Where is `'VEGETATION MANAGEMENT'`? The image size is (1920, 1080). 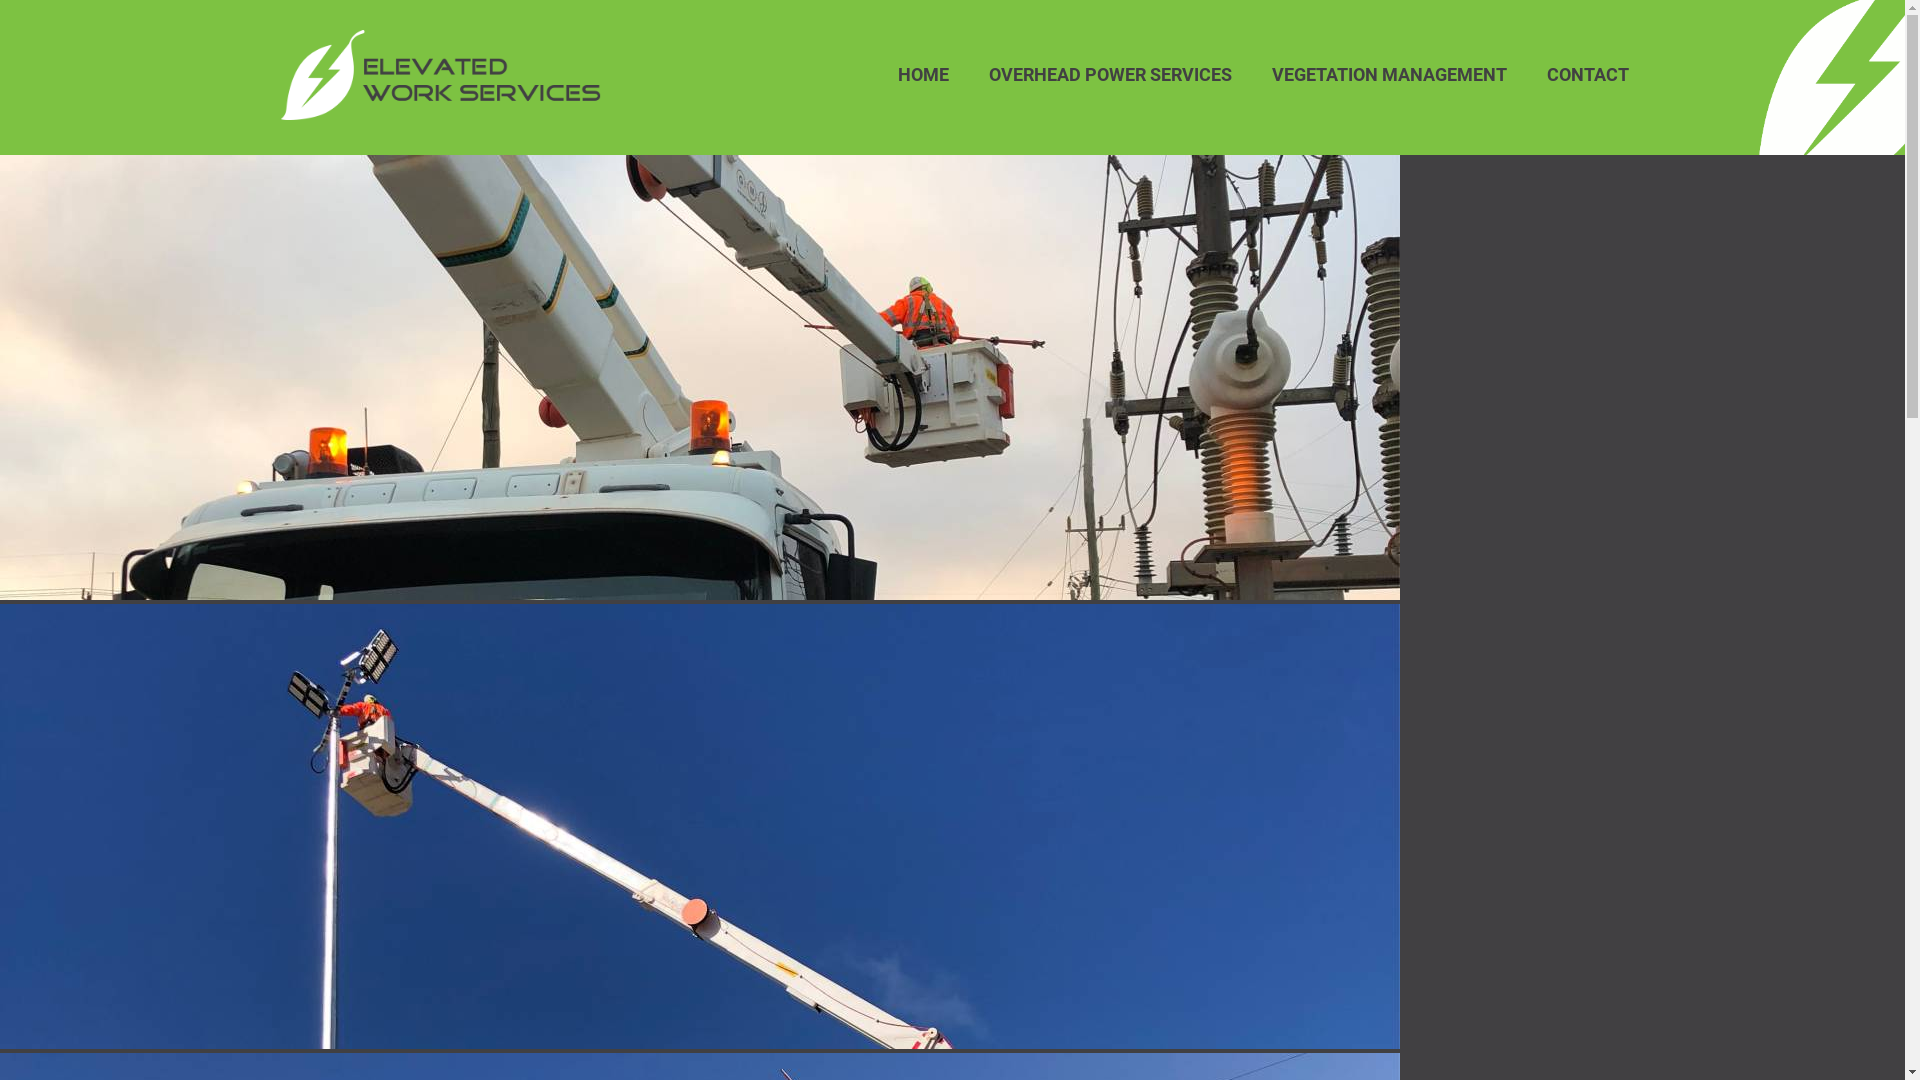
'VEGETATION MANAGEMENT' is located at coordinates (1388, 73).